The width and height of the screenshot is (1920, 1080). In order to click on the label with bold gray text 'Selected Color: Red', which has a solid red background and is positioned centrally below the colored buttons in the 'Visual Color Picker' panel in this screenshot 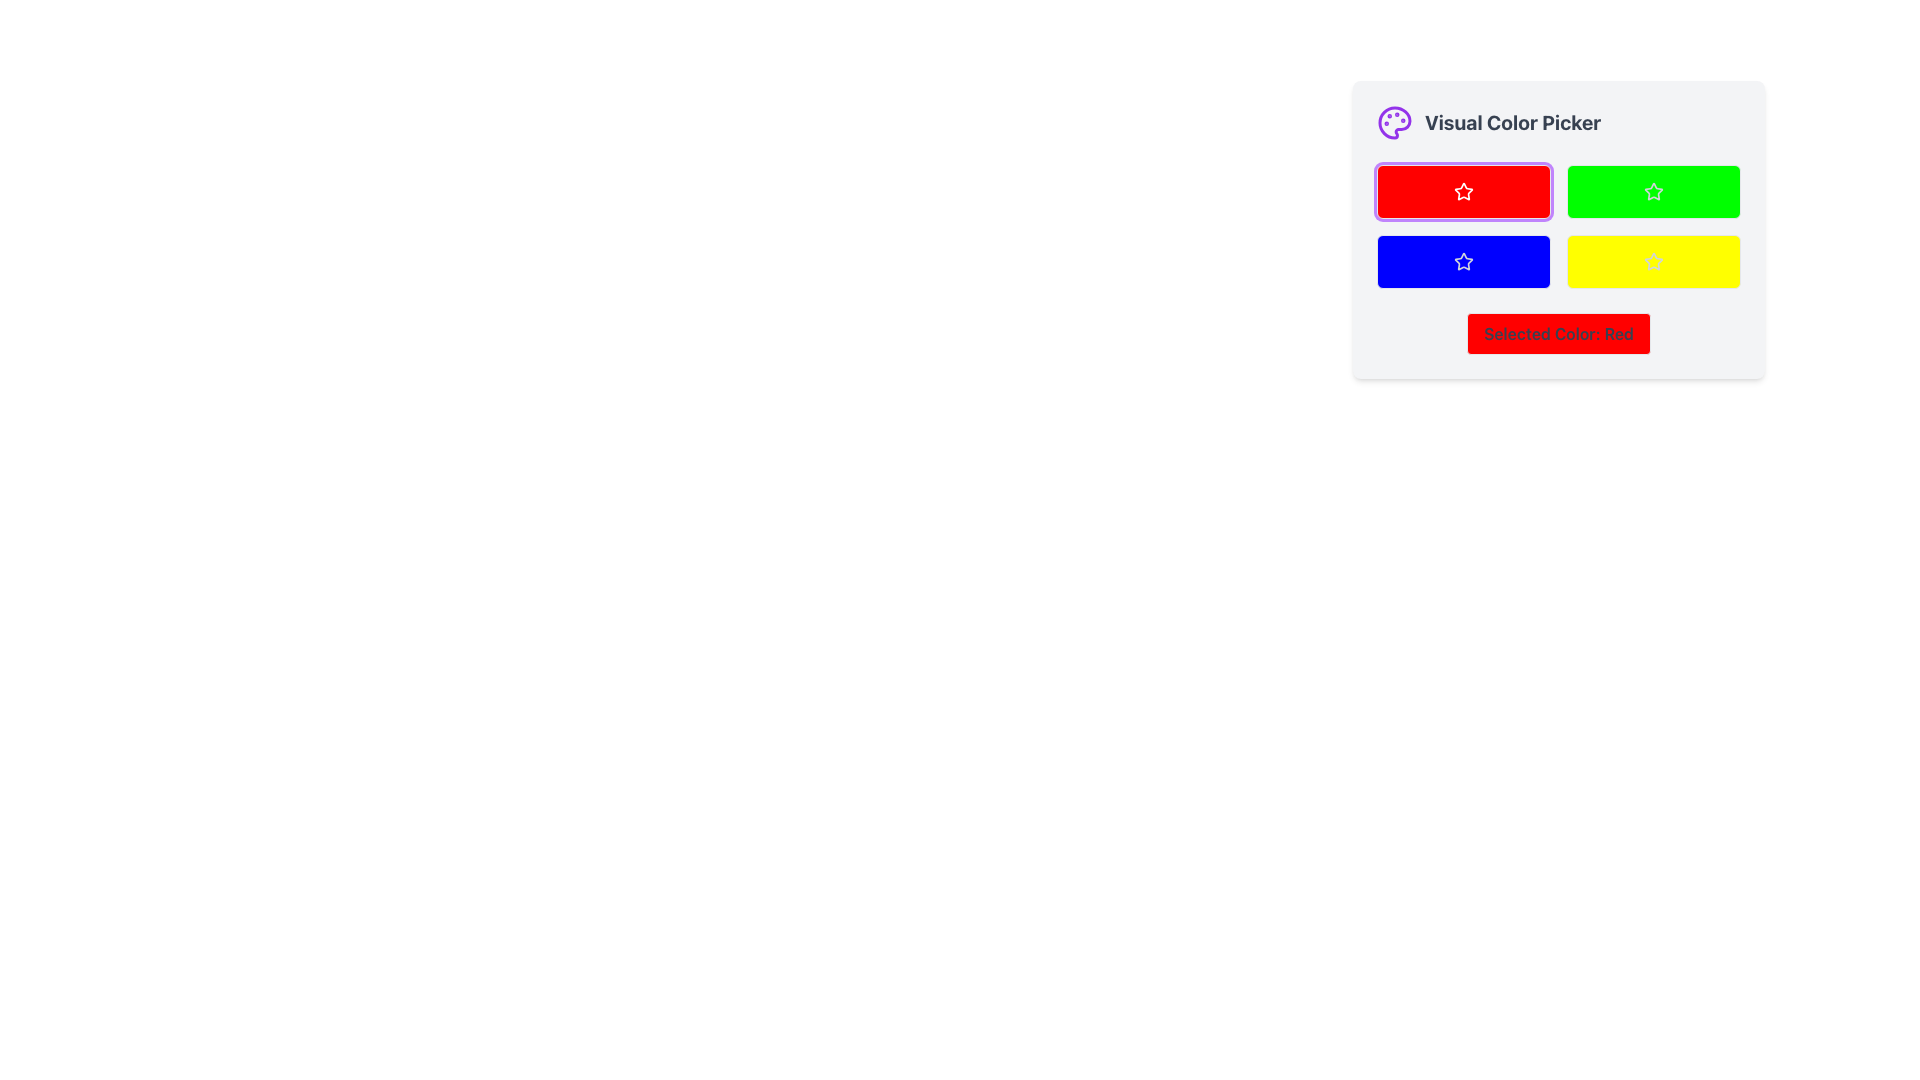, I will do `click(1558, 333)`.